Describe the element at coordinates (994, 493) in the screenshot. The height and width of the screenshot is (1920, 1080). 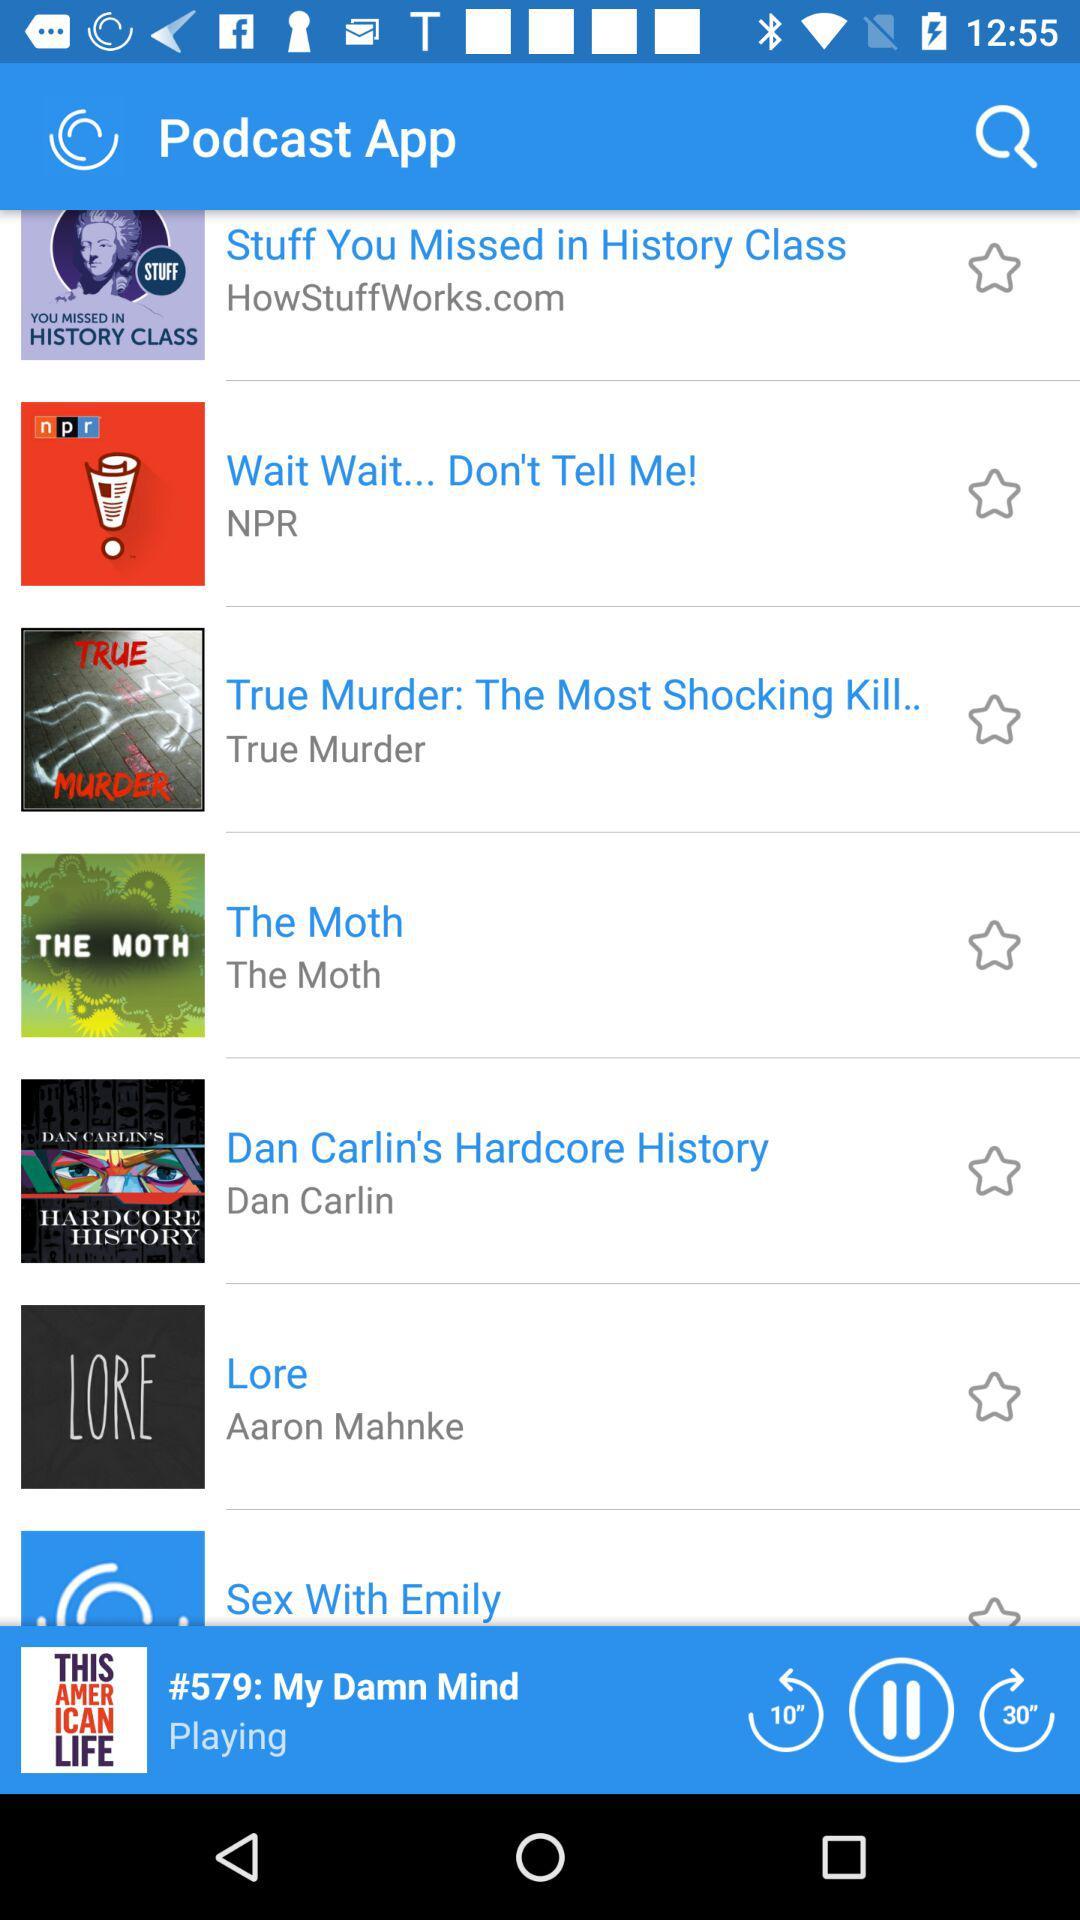
I see `mark as favorite` at that location.